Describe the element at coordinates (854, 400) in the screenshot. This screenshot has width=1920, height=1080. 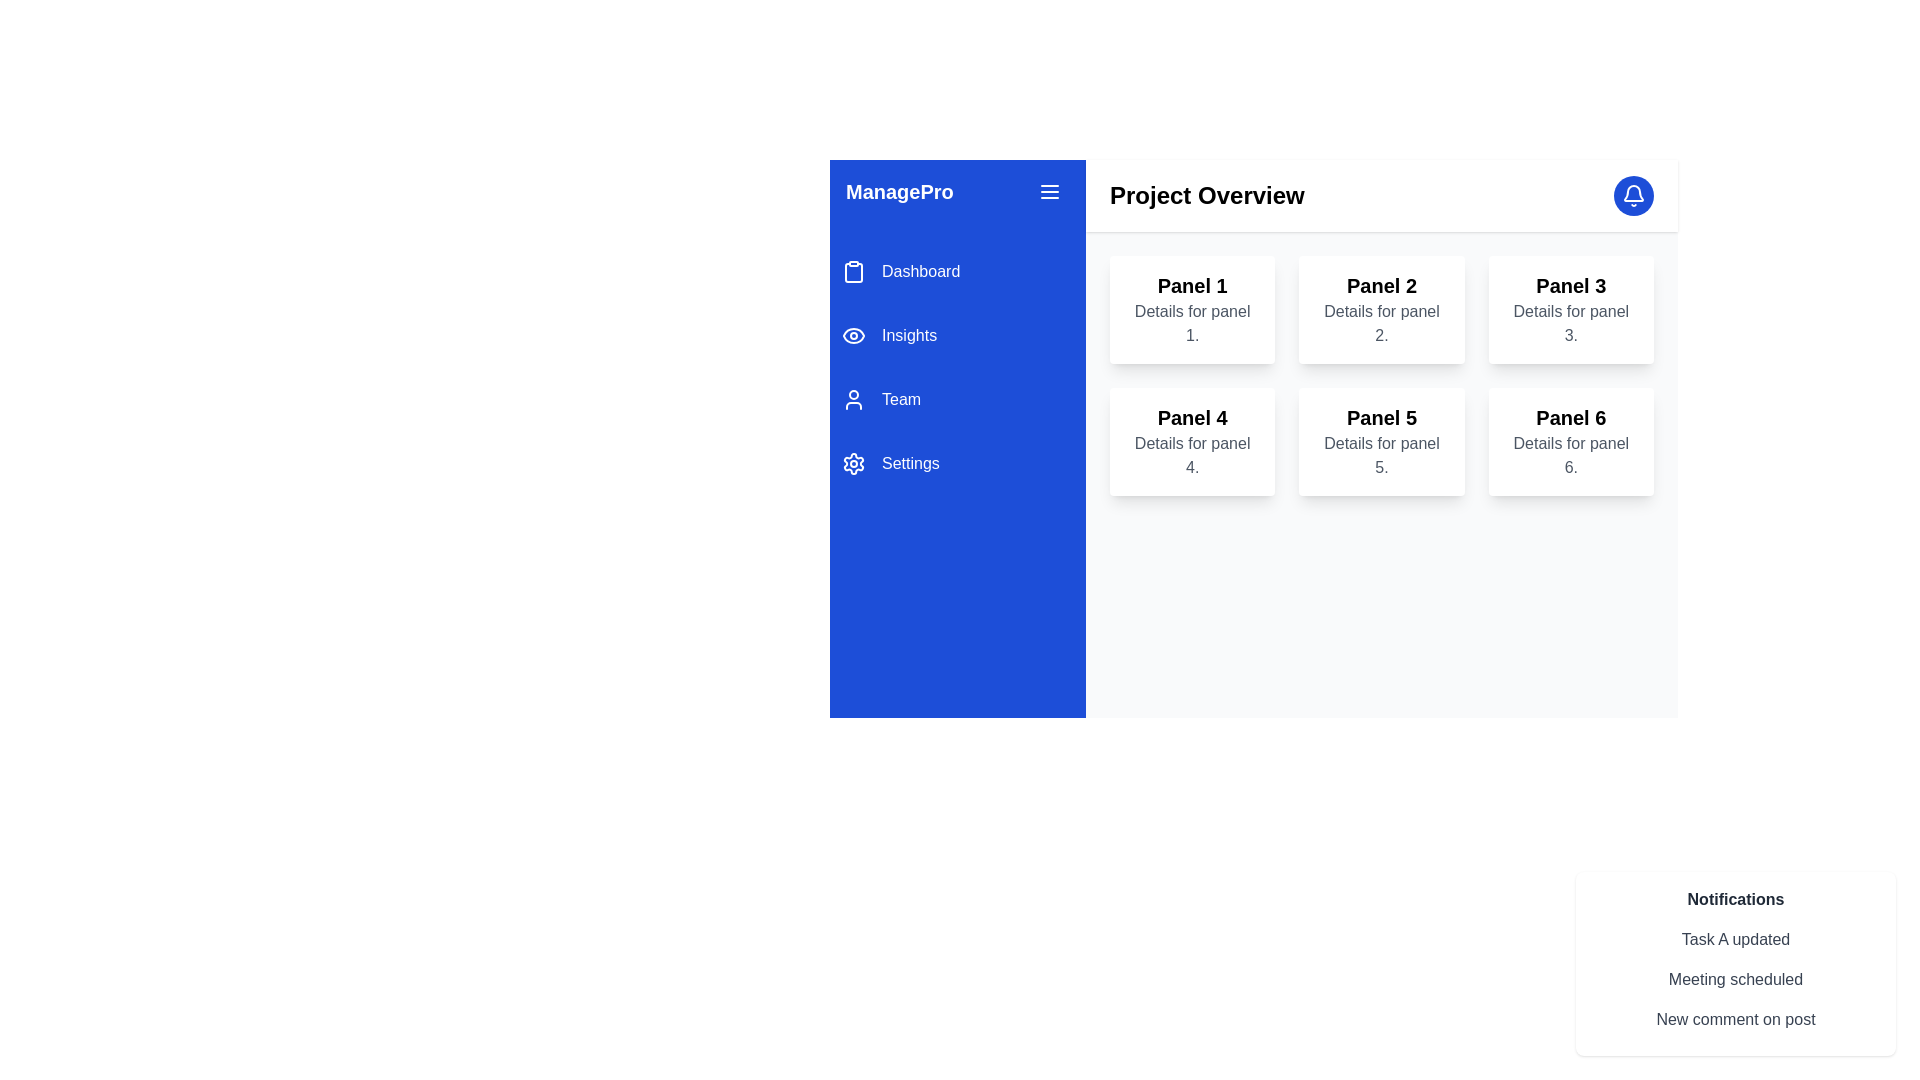
I see `the 'Team' icon in the left navigation pane for accessibility navigation` at that location.